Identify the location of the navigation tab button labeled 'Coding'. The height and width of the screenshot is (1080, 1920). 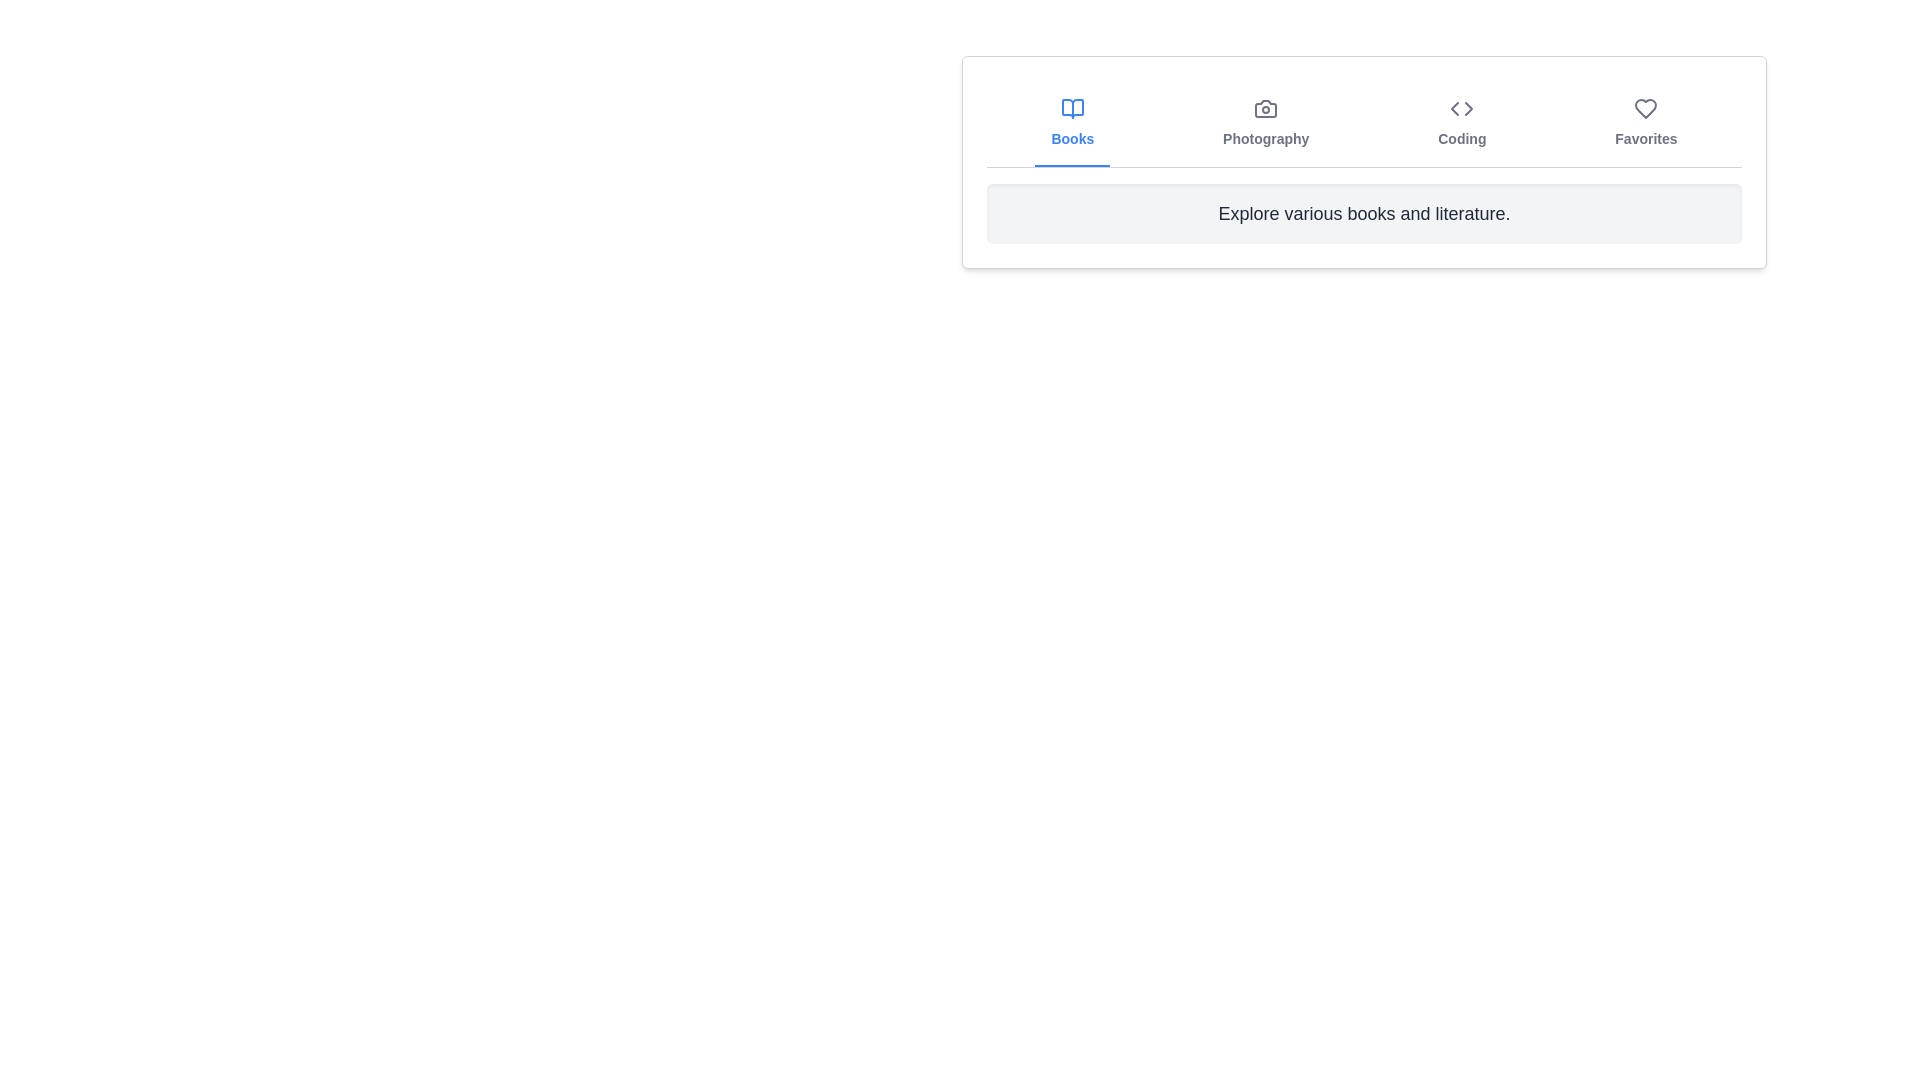
(1462, 123).